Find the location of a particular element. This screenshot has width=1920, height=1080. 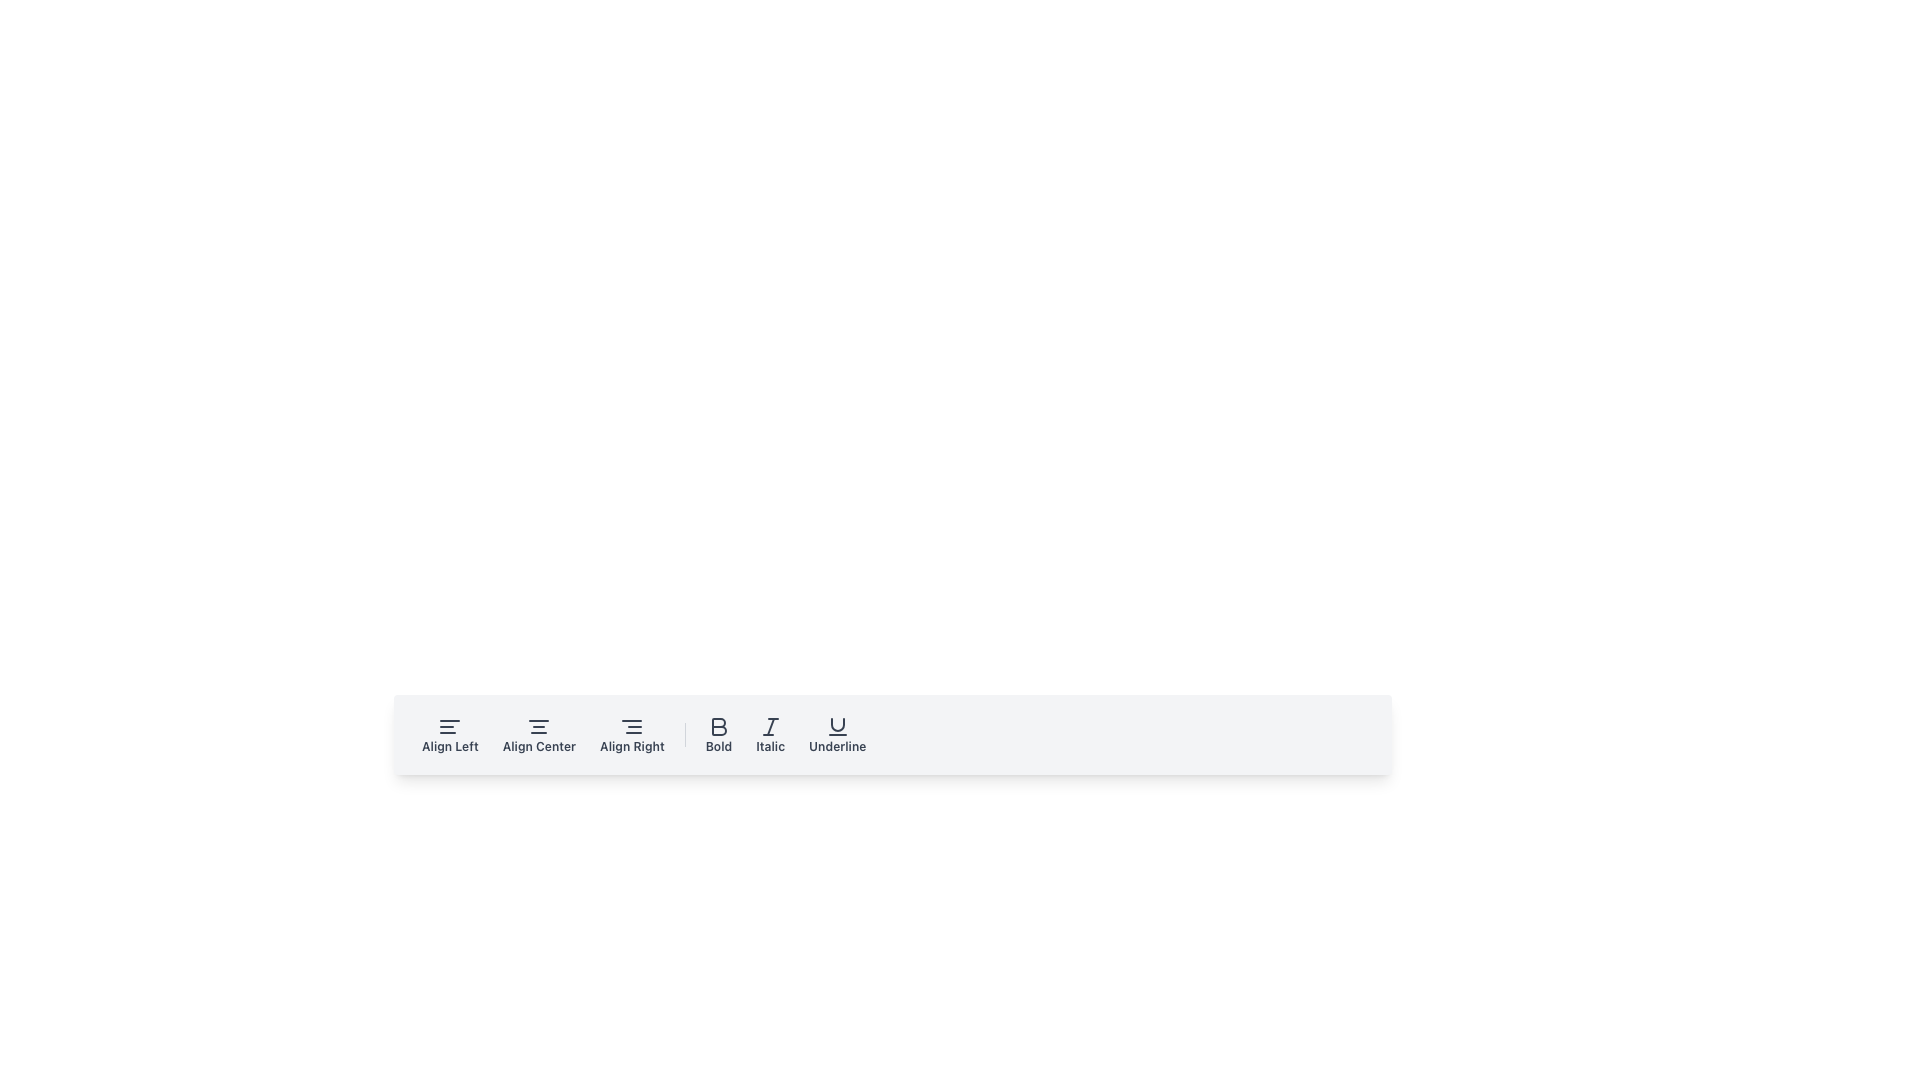

the 'Underline' button with the 'U' icon in the text formatting toolbar is located at coordinates (837, 735).